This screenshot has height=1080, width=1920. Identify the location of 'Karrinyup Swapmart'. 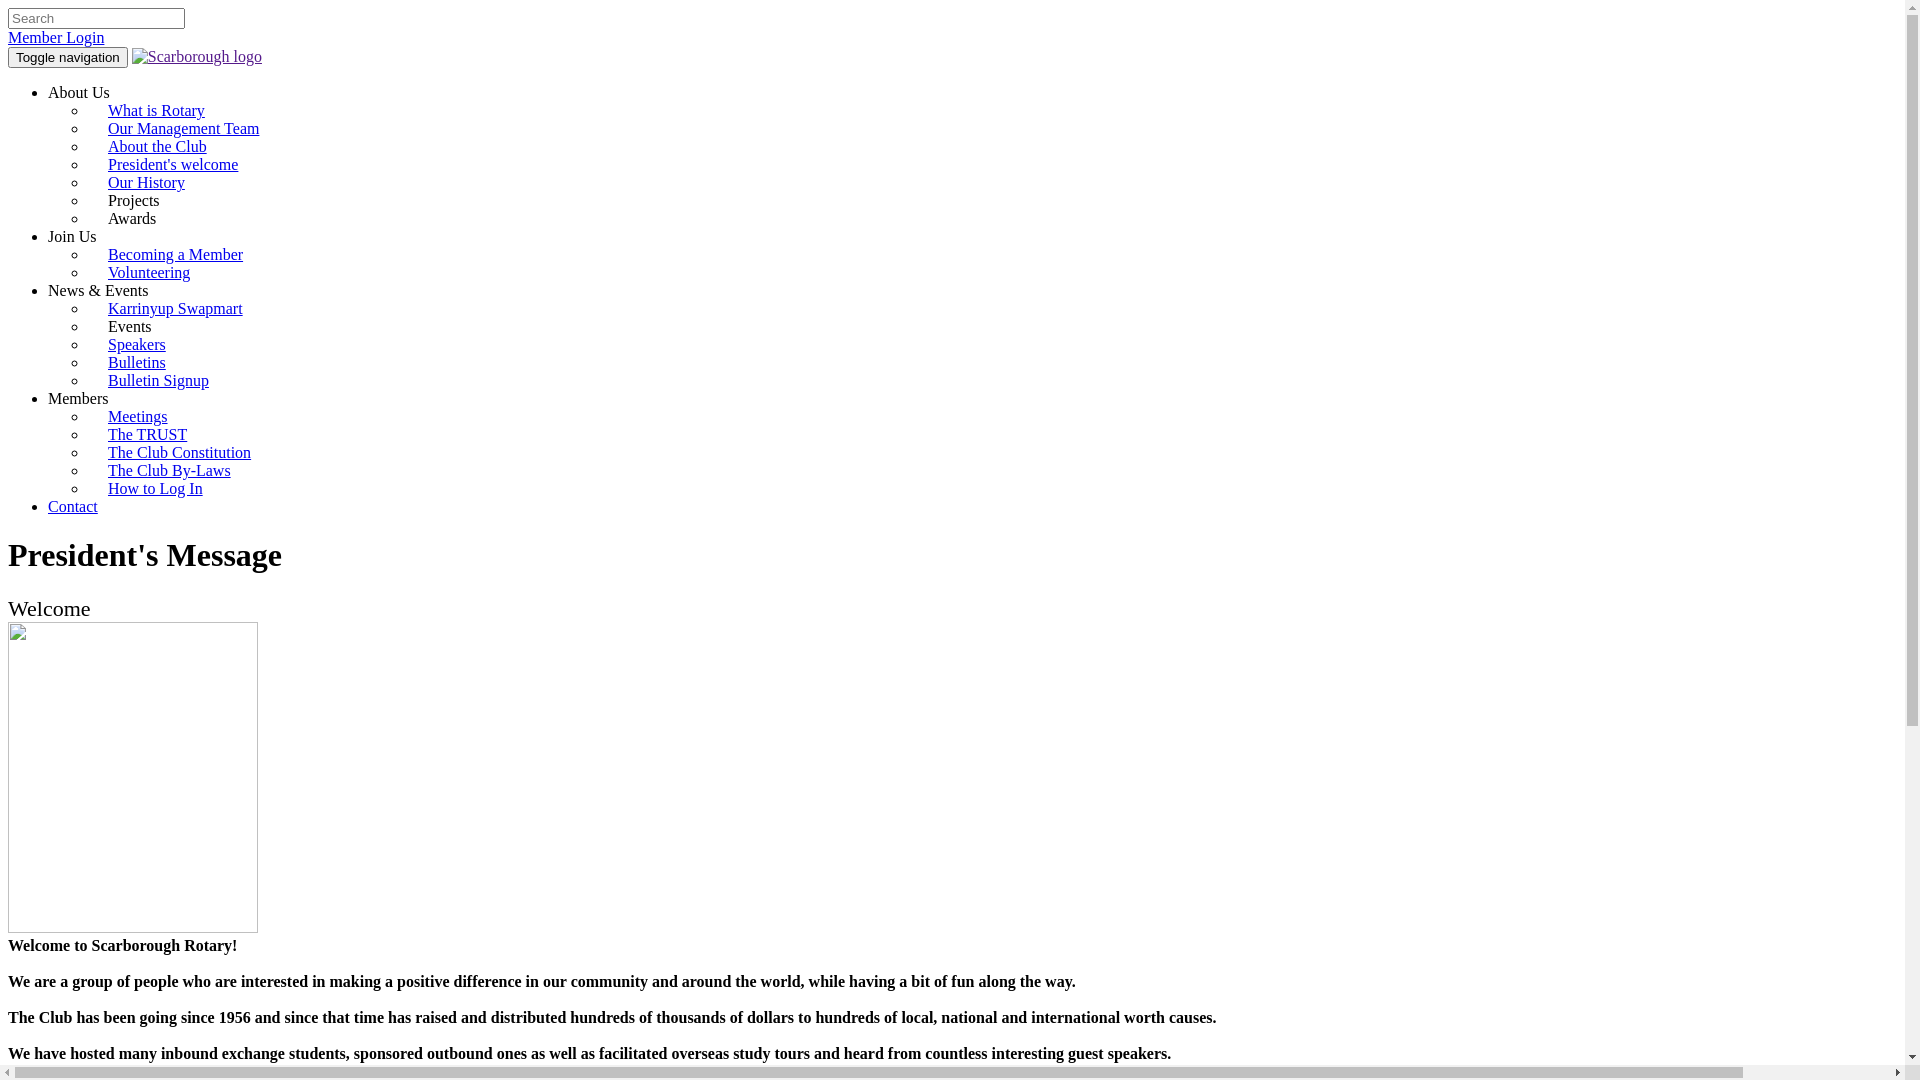
(175, 308).